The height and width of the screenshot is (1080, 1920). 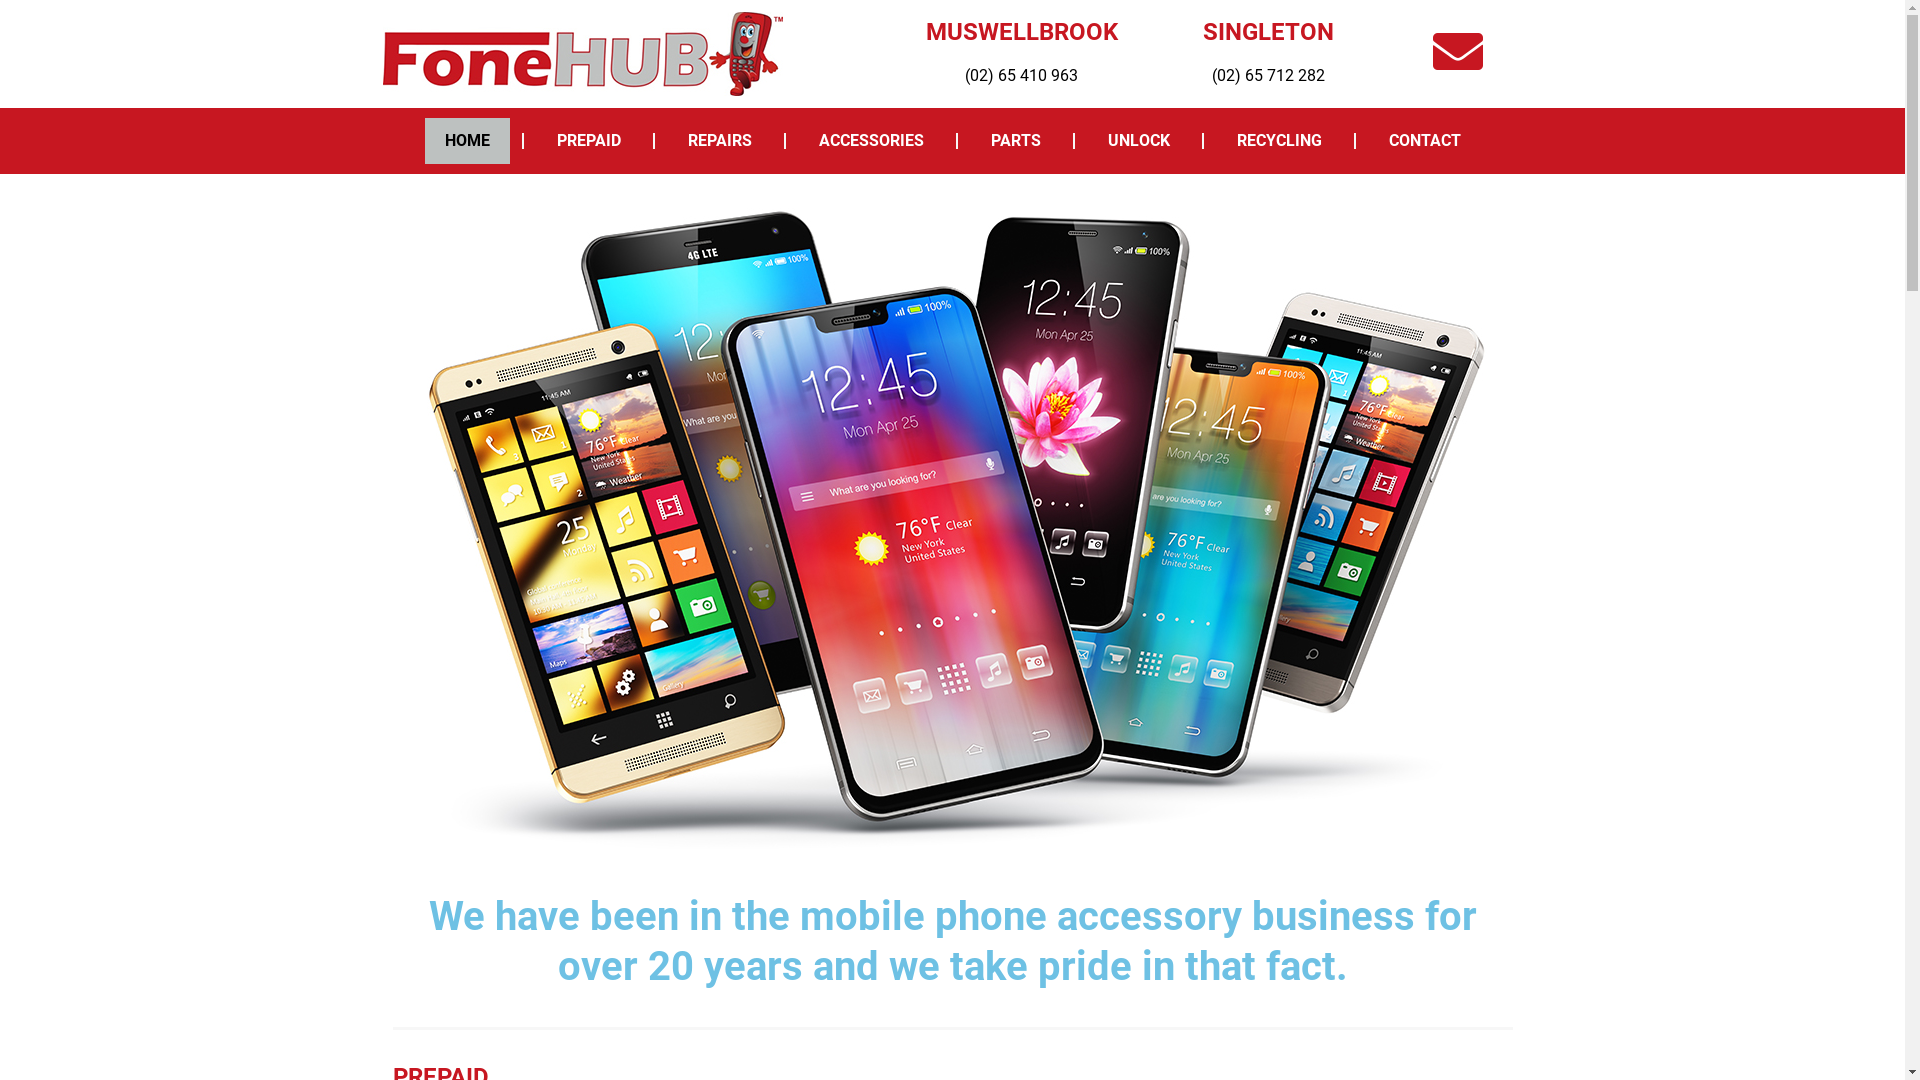 What do you see at coordinates (1087, 140) in the screenshot?
I see `'UNLOCK'` at bounding box center [1087, 140].